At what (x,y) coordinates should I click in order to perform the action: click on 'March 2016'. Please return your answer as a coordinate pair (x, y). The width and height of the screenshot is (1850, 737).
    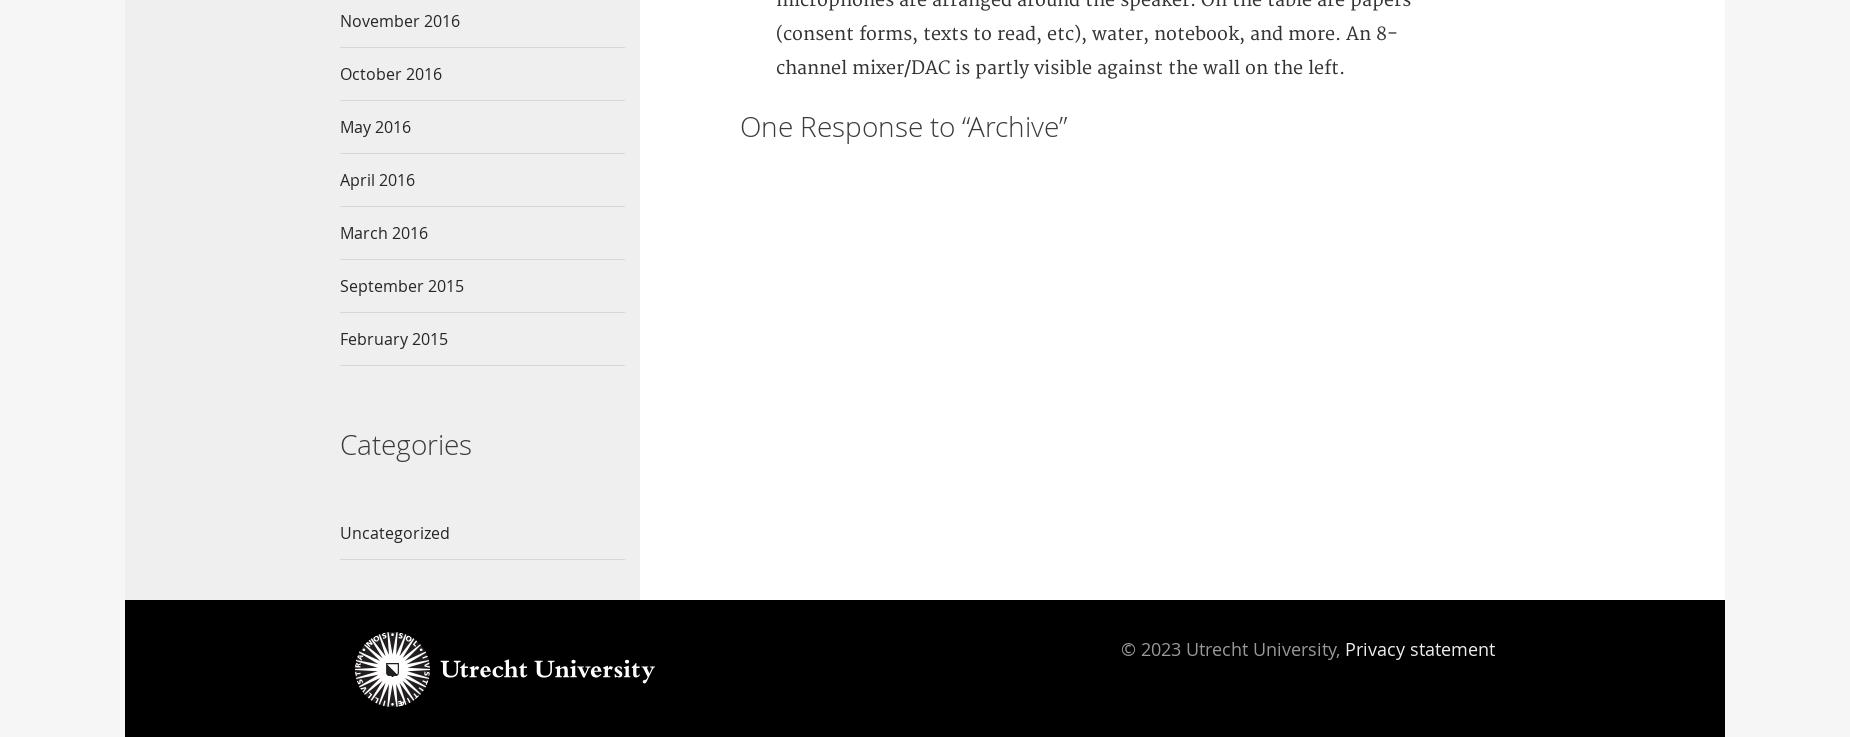
    Looking at the image, I should click on (383, 232).